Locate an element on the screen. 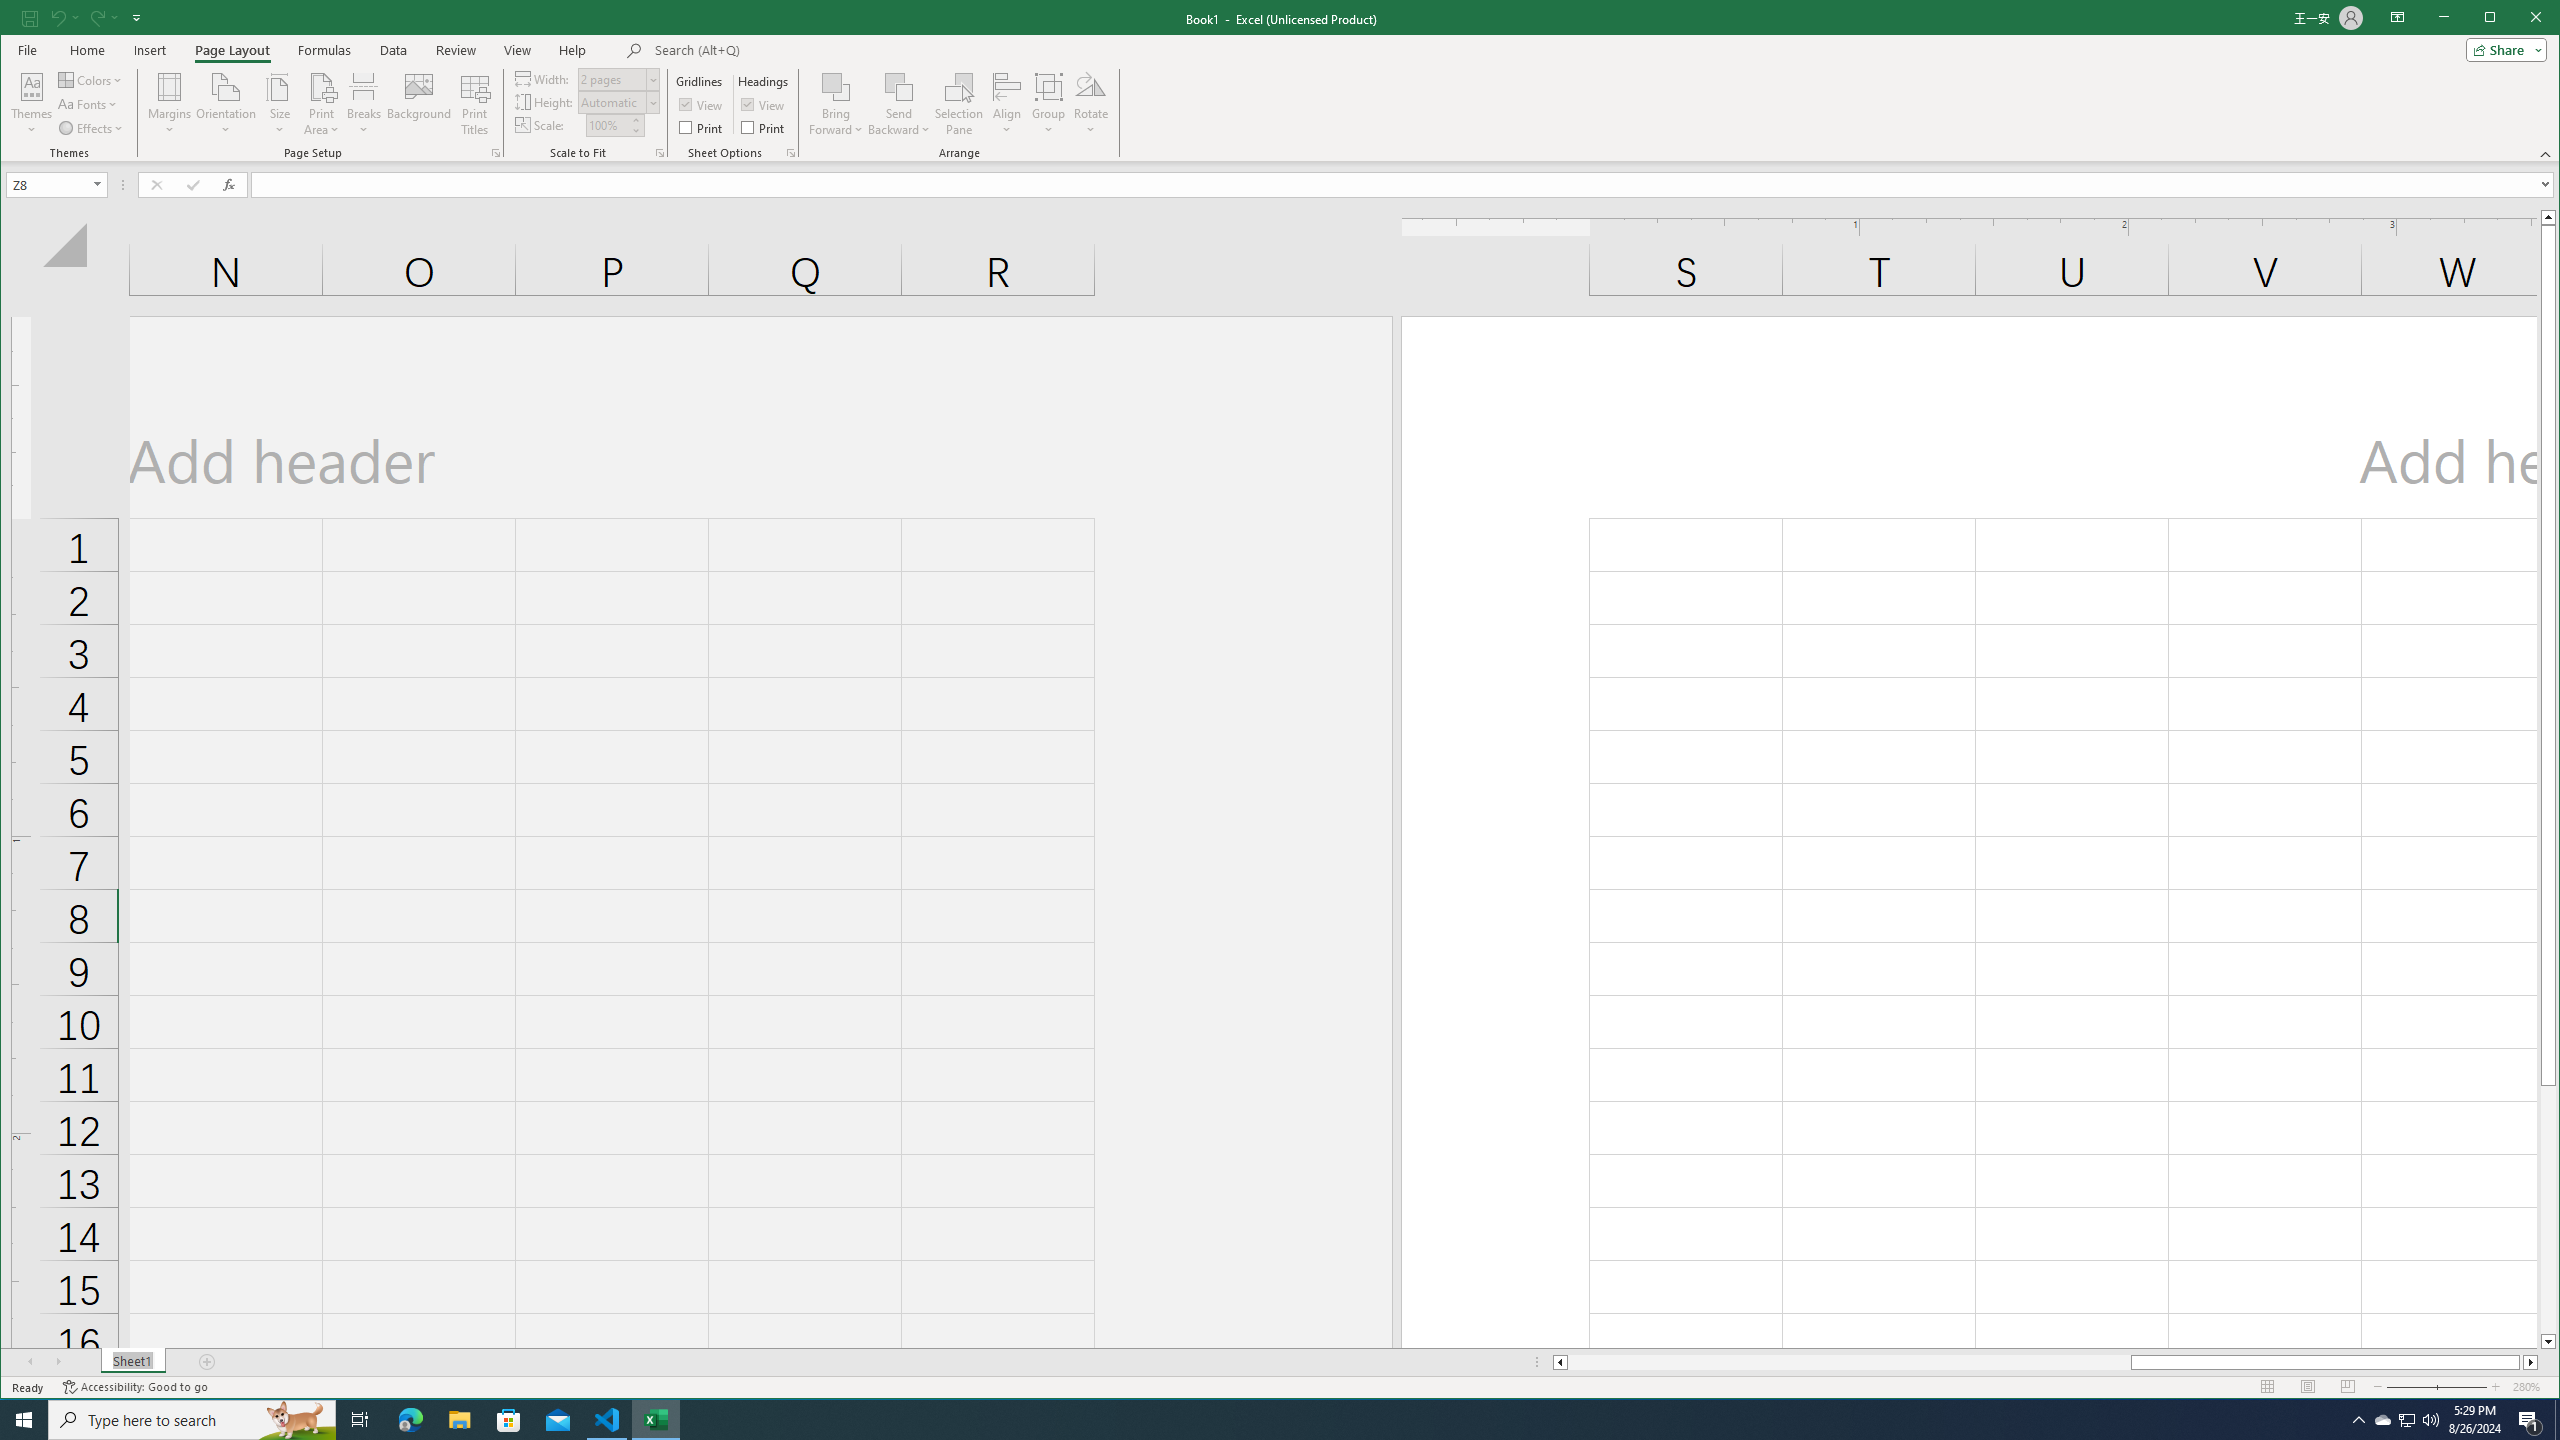  'Excel - 1 running window' is located at coordinates (656, 1418).